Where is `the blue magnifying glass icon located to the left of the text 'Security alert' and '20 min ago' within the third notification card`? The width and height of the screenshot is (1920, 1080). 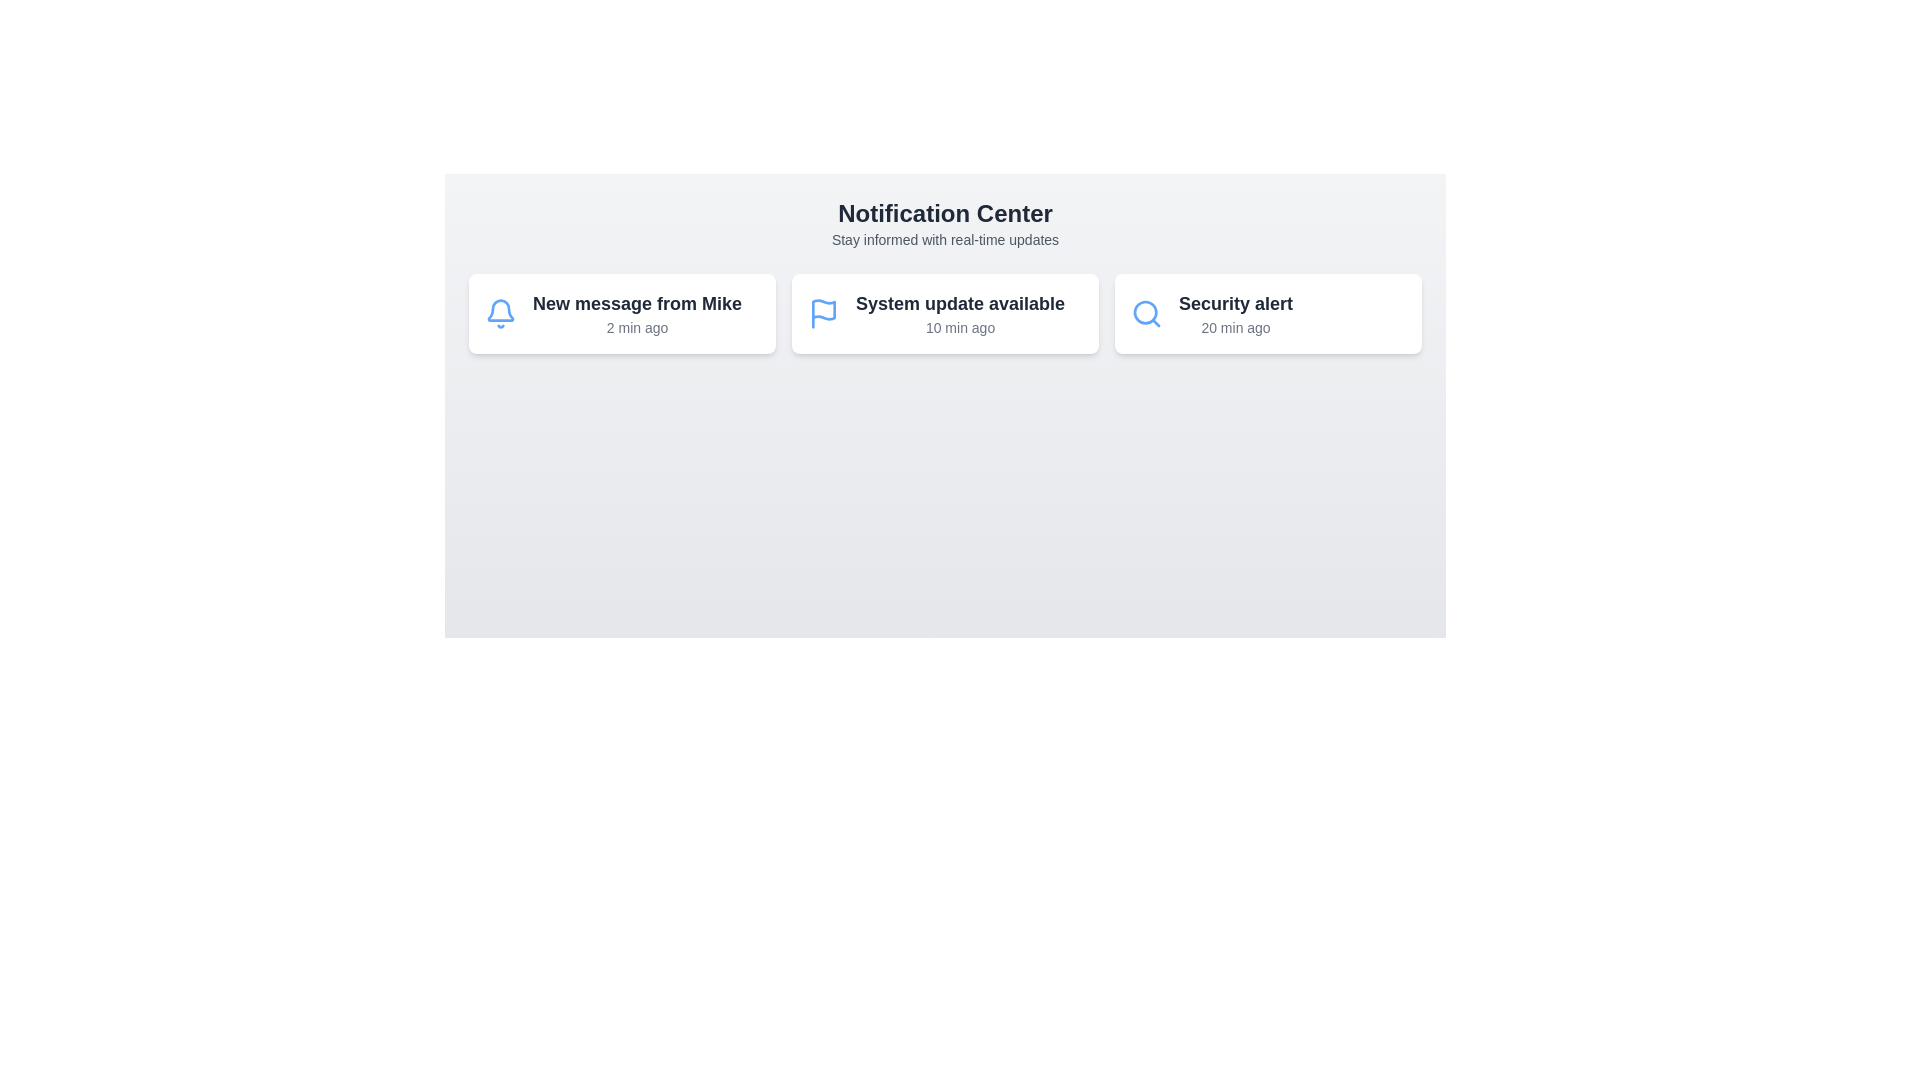 the blue magnifying glass icon located to the left of the text 'Security alert' and '20 min ago' within the third notification card is located at coordinates (1147, 313).